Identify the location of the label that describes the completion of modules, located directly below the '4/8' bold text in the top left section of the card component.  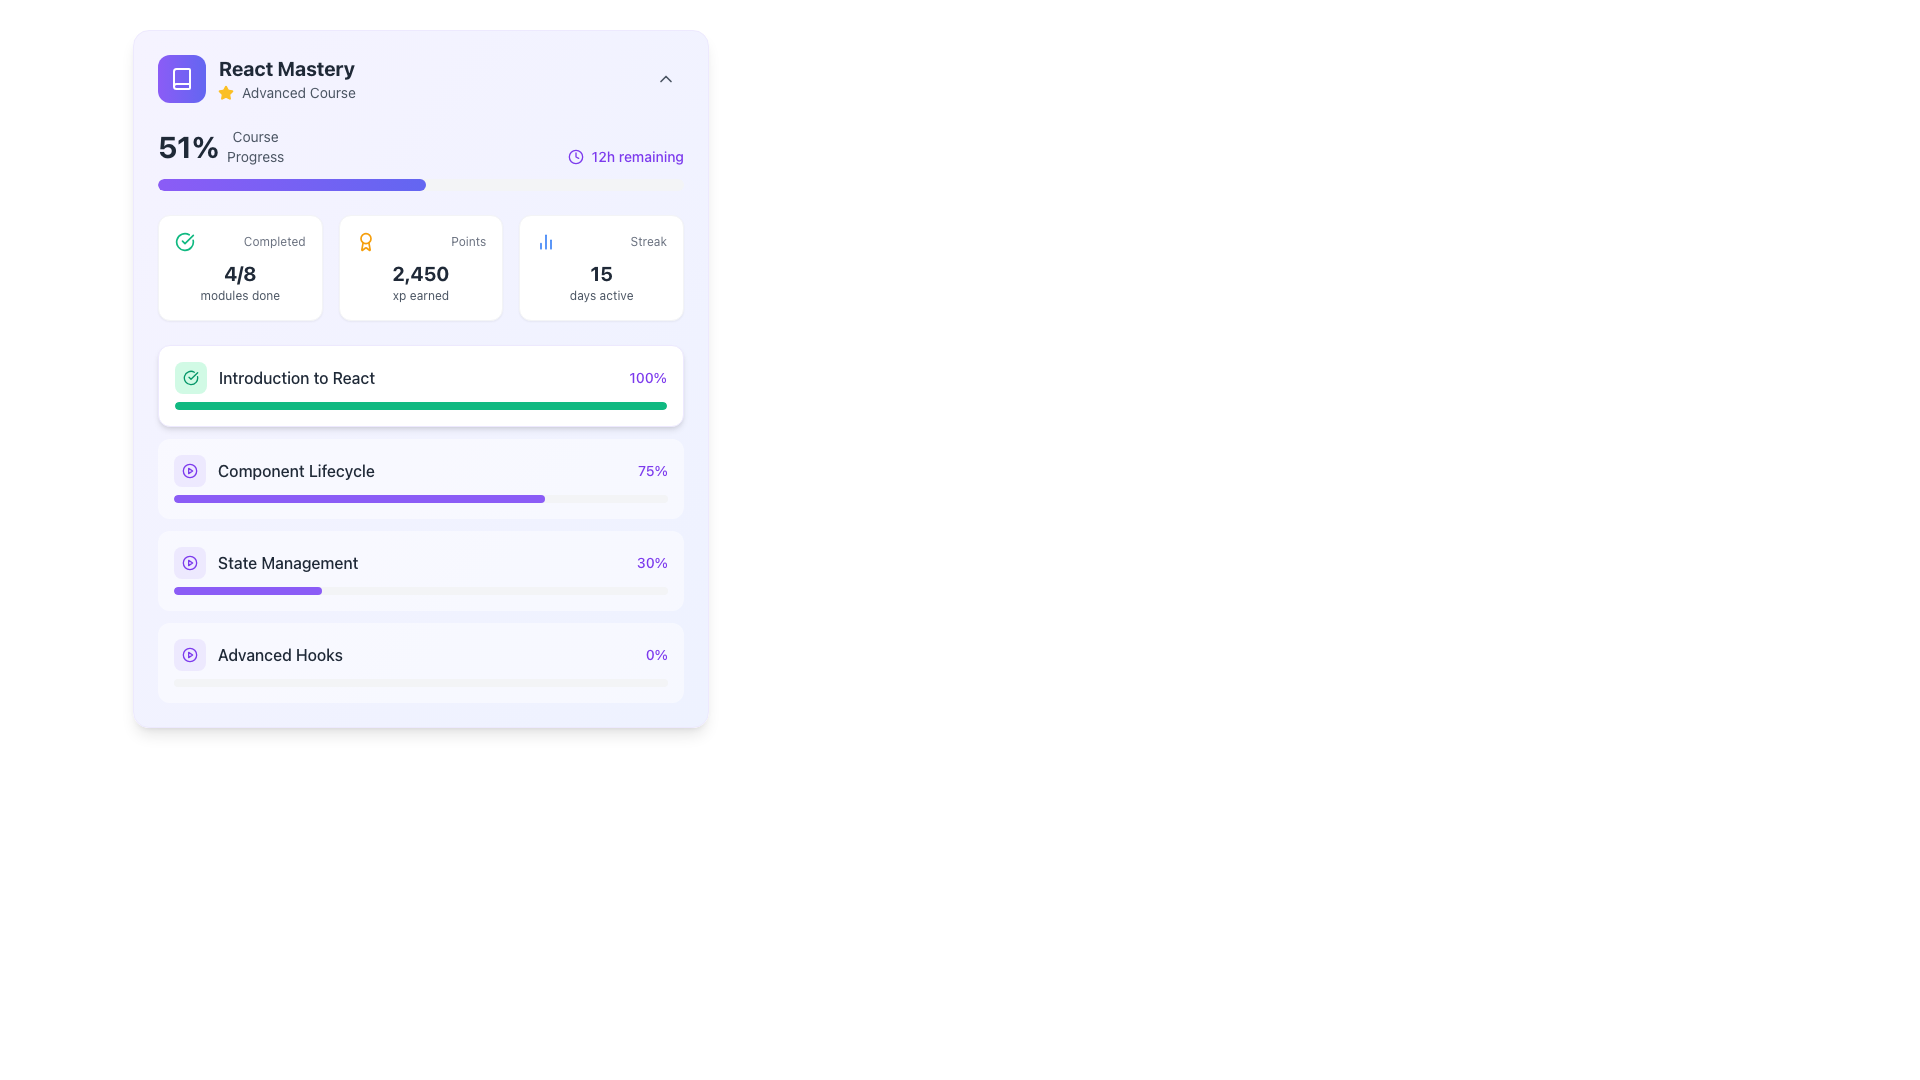
(240, 296).